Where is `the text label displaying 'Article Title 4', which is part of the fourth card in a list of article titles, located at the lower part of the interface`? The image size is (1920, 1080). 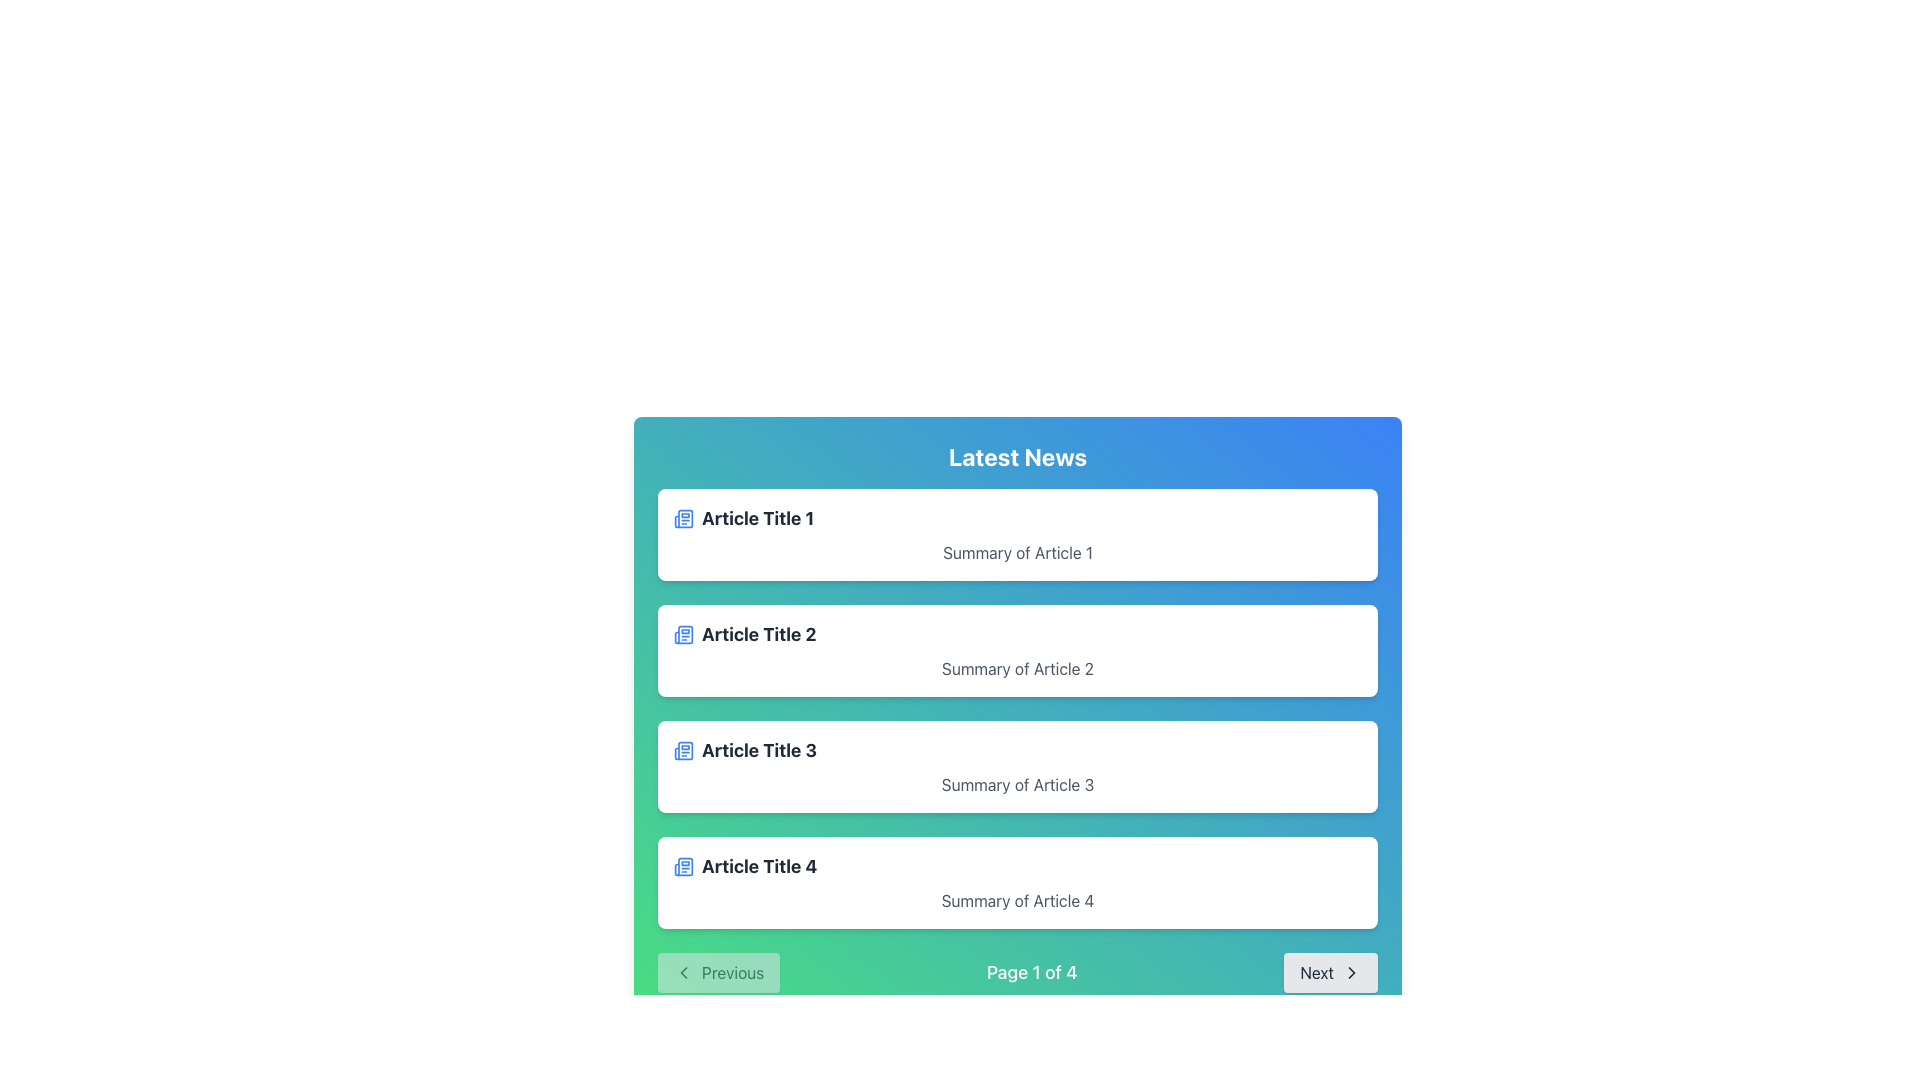 the text label displaying 'Article Title 4', which is part of the fourth card in a list of article titles, located at the lower part of the interface is located at coordinates (758, 866).